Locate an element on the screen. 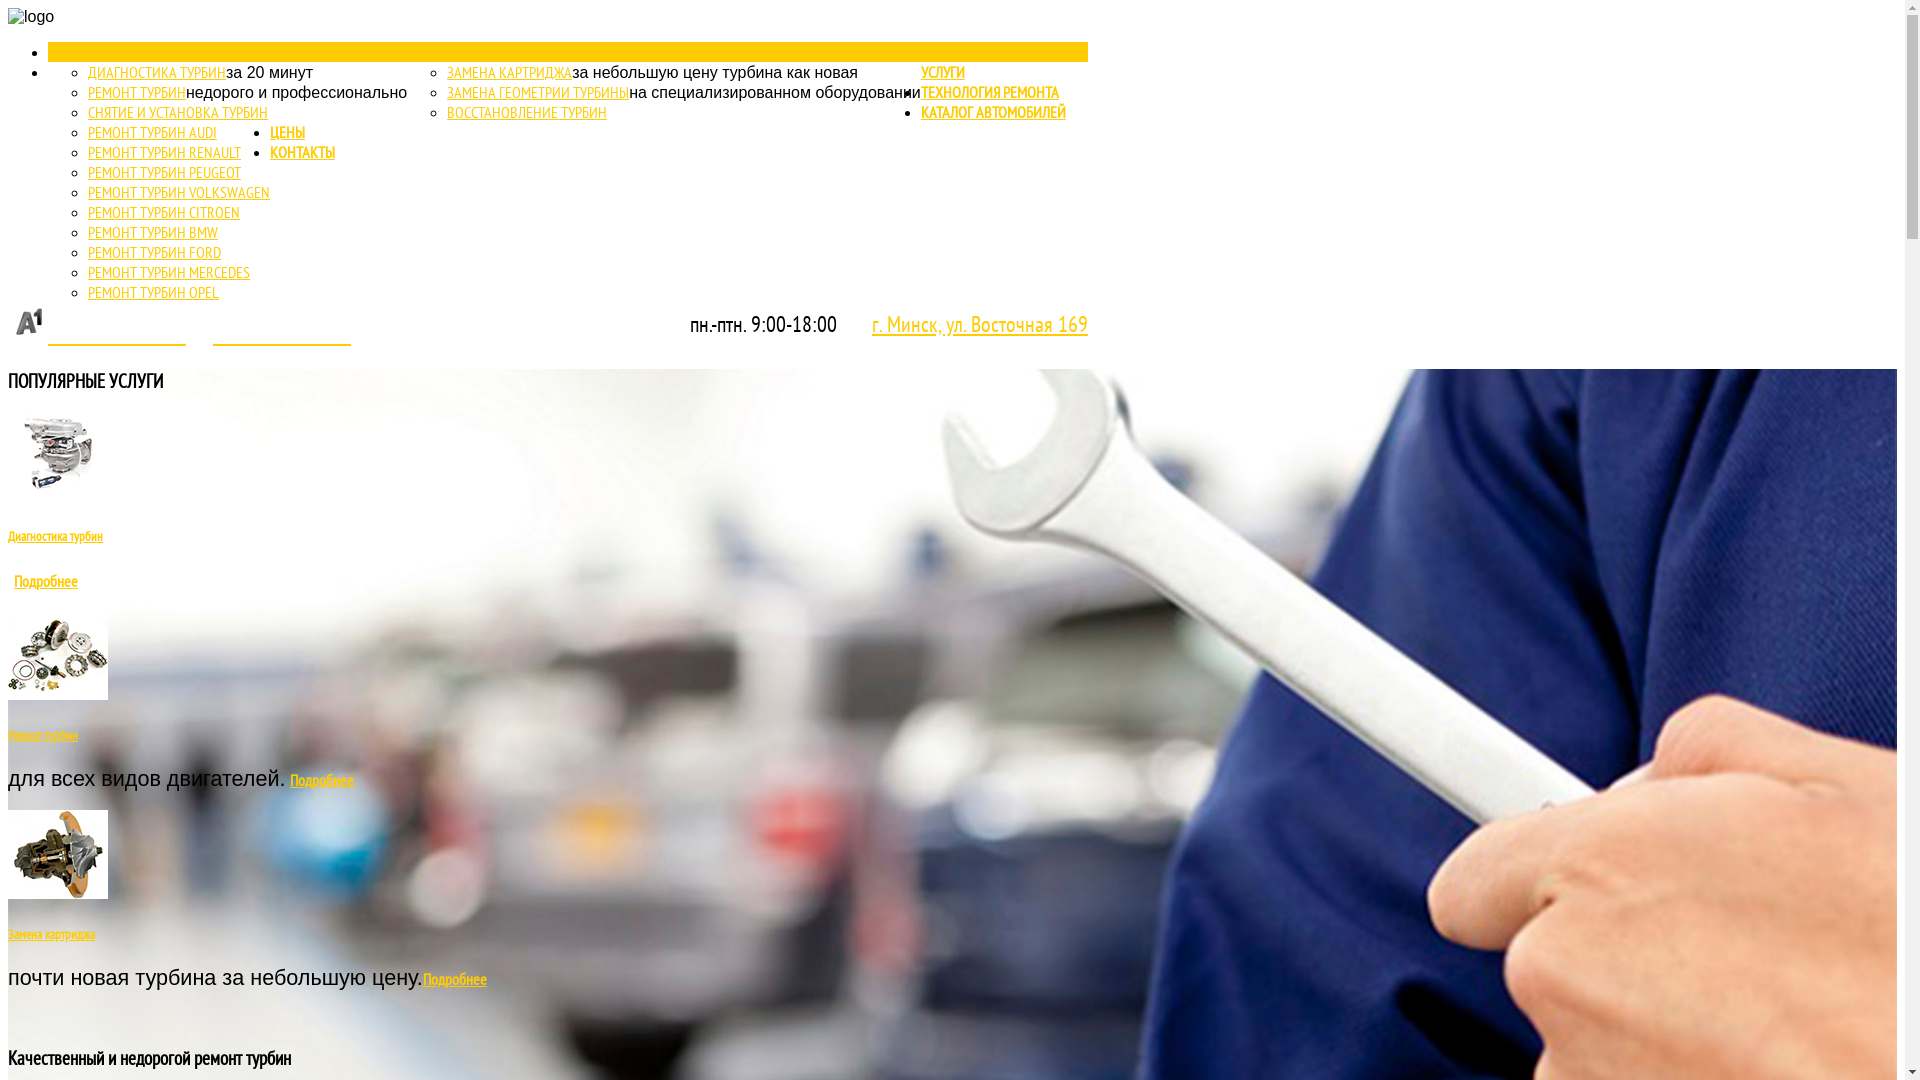  '+375 29 749-99-41' is located at coordinates (281, 332).